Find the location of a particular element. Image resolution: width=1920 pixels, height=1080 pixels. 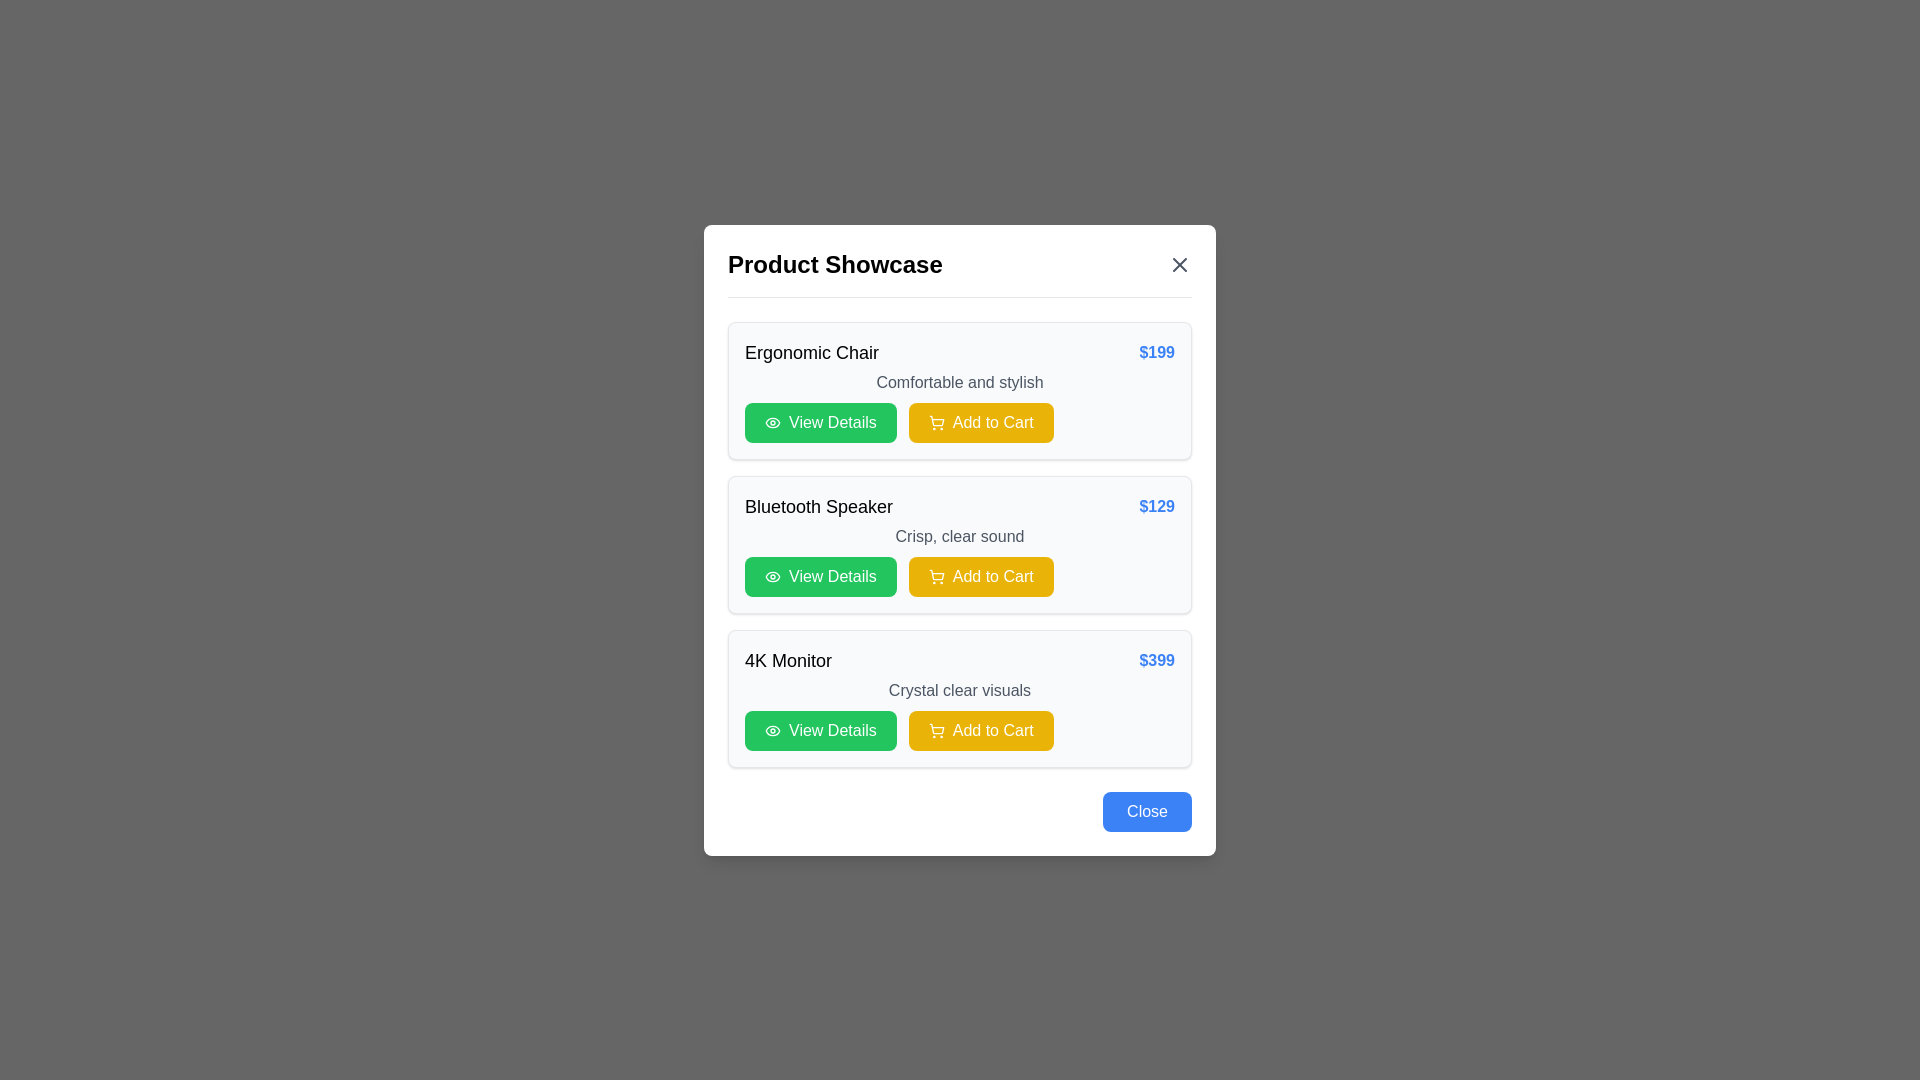

the top-right to bottom-left diagonal line of the 'X' close icon located in the top-right corner of the 'Product Showcase' modal is located at coordinates (1180, 263).